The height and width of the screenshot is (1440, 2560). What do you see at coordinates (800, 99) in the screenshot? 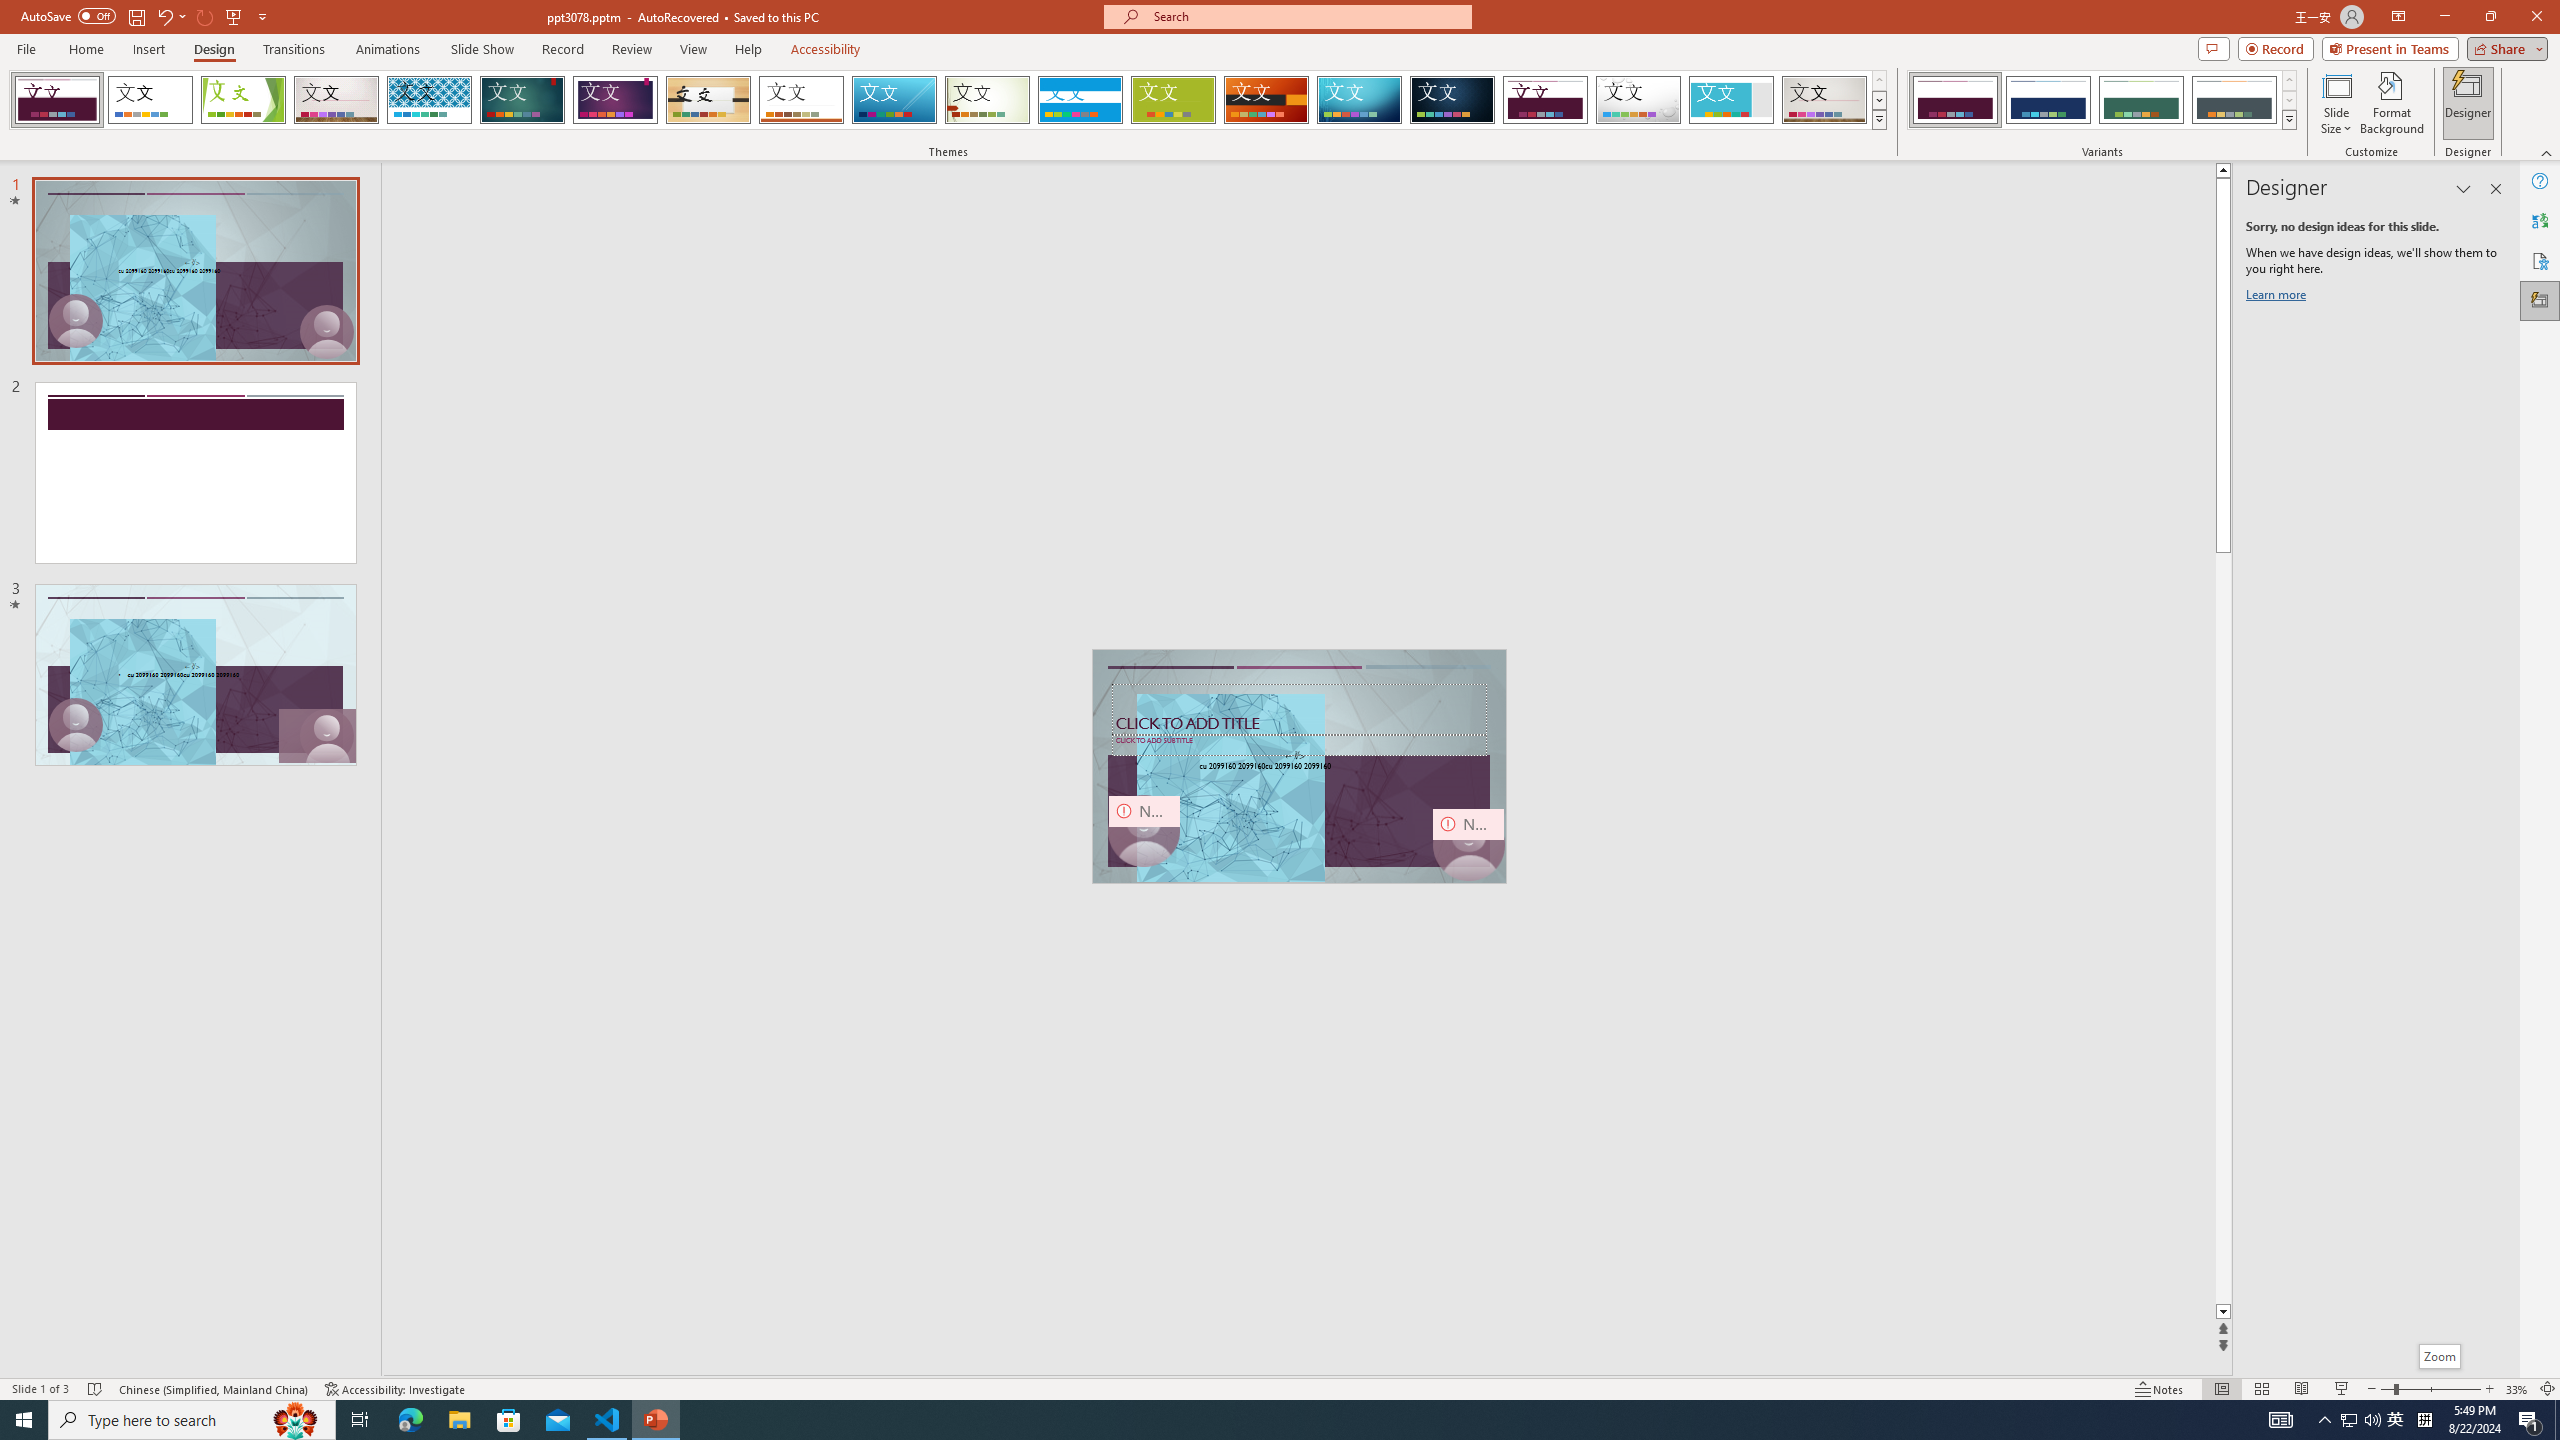
I see `'Retrospect'` at bounding box center [800, 99].